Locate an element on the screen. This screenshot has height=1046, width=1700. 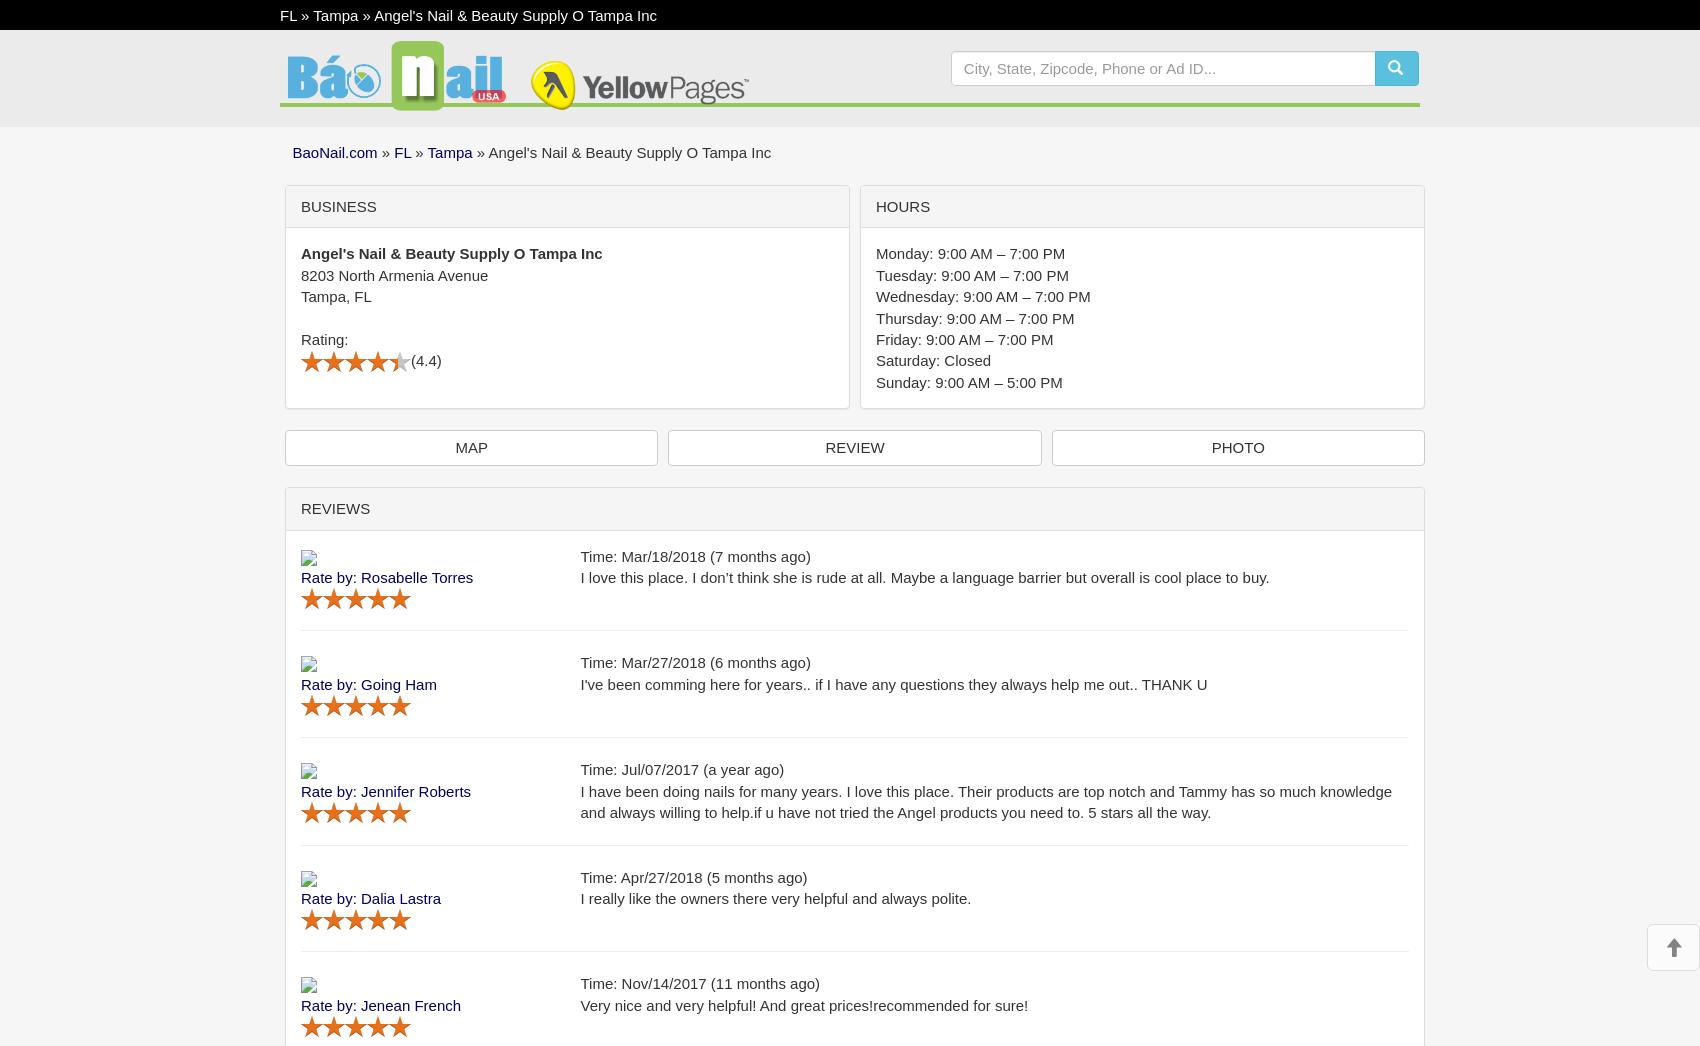
'Saturday: Closed' is located at coordinates (933, 359).